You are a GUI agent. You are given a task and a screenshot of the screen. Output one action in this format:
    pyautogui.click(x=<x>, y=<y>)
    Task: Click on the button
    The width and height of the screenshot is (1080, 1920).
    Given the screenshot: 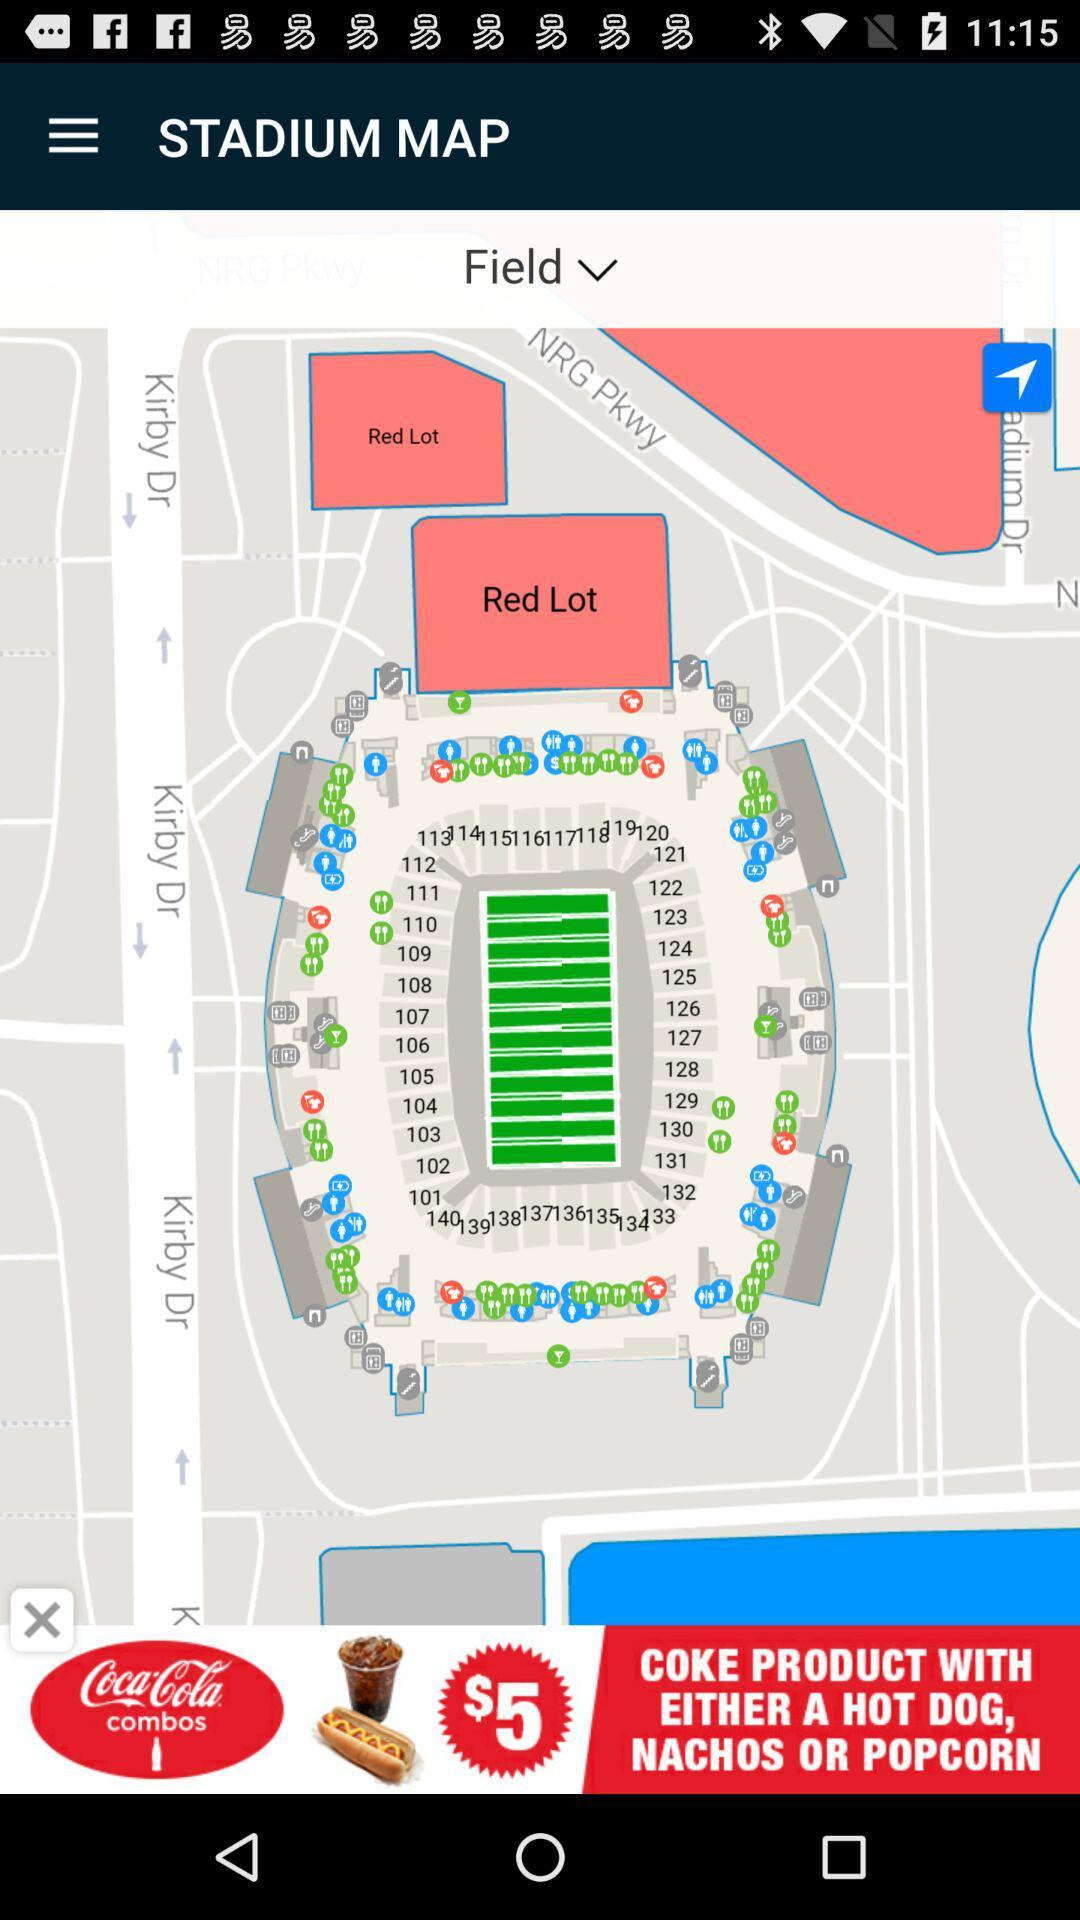 What is the action you would take?
    pyautogui.click(x=42, y=1620)
    